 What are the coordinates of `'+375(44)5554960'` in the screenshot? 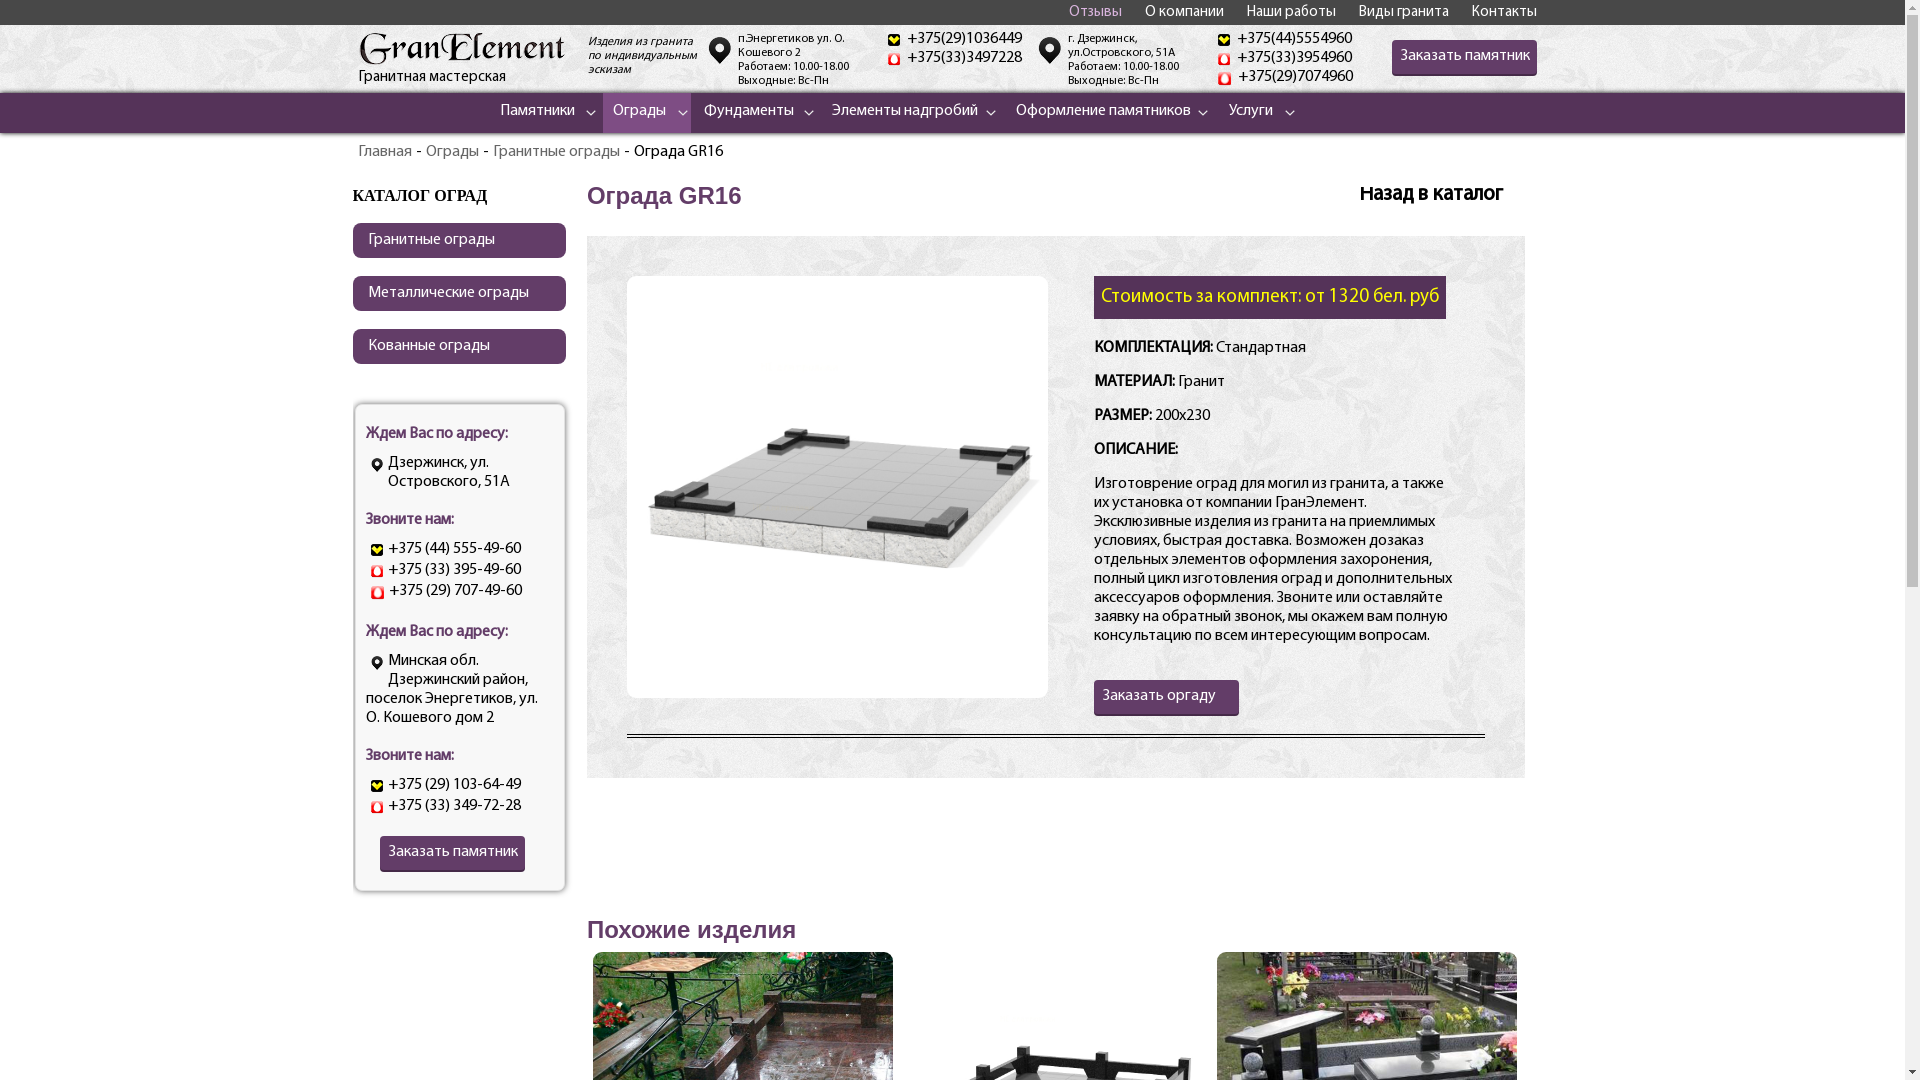 It's located at (1293, 38).